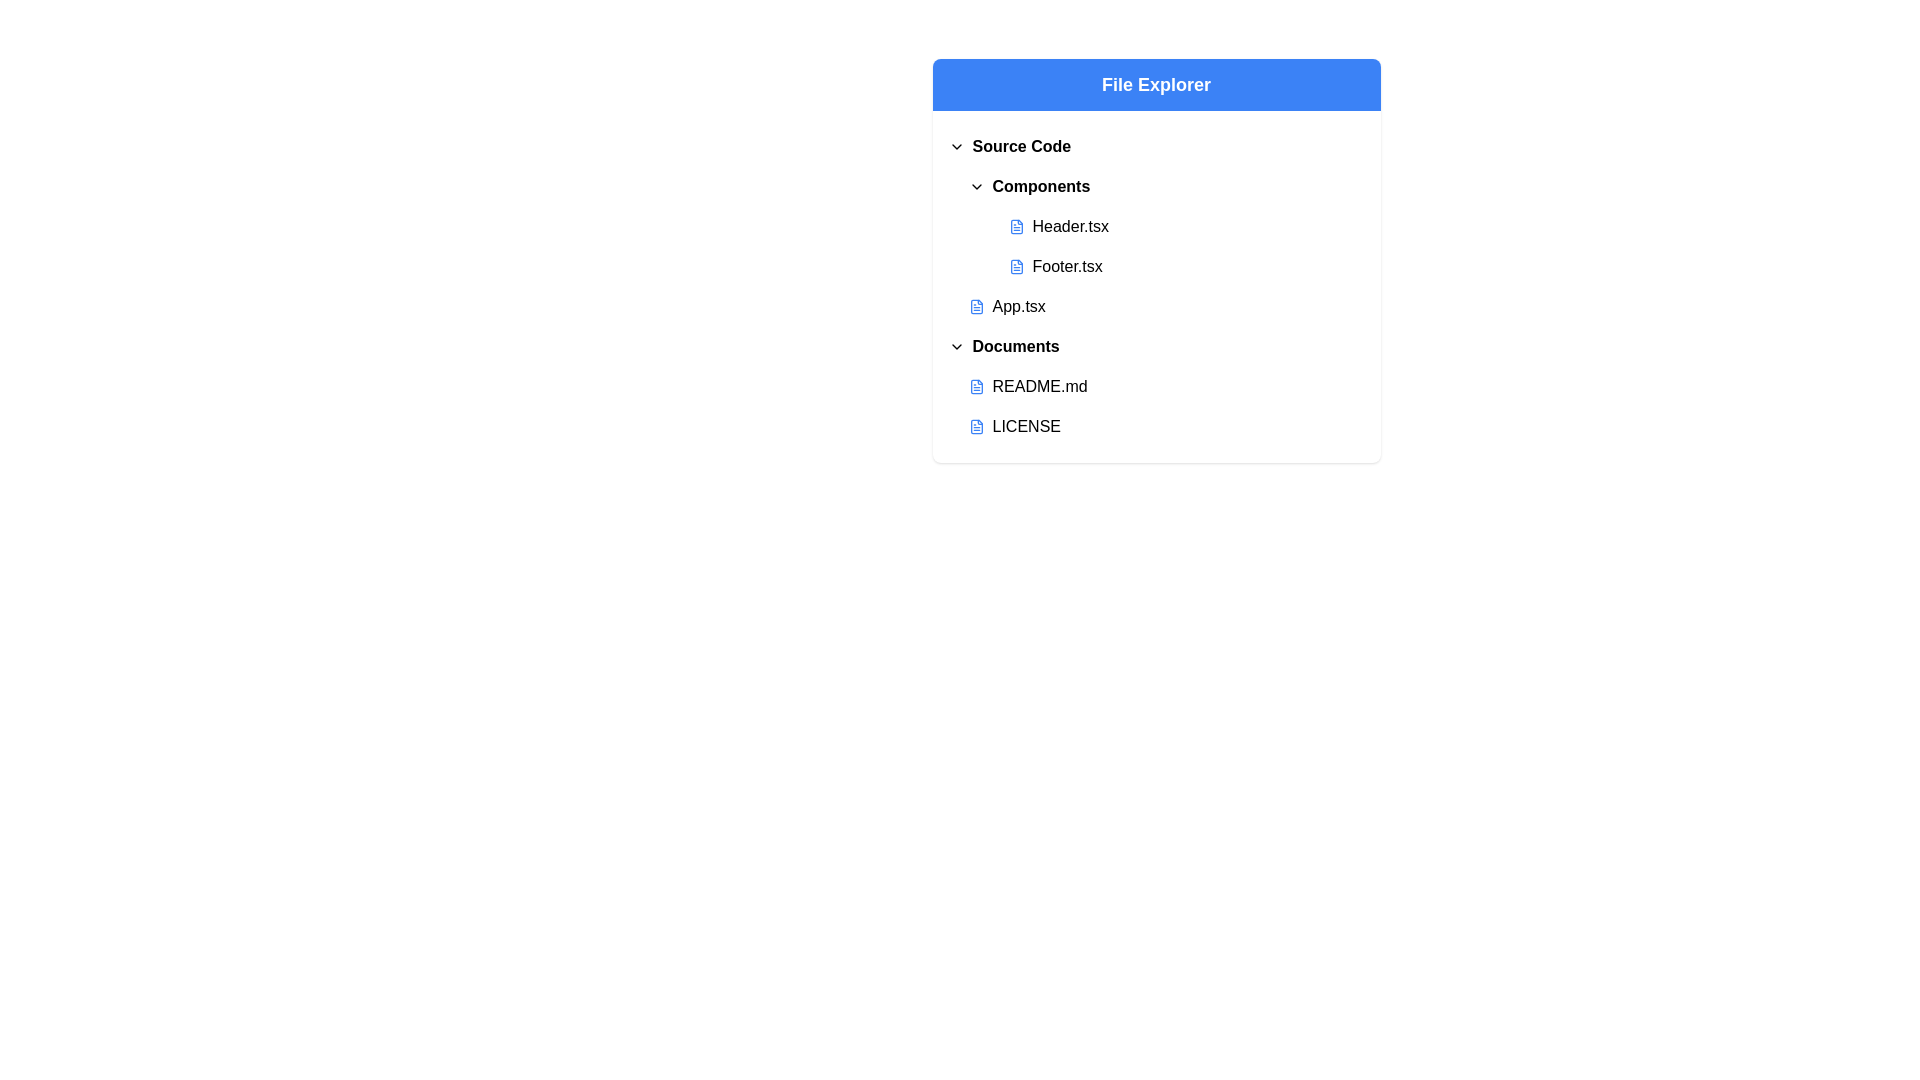 The width and height of the screenshot is (1920, 1080). I want to click on the style and color of the blue SVG icon representing a file or document, located to the left of the text label 'Footer.tsx' in the file explorer panel, which is part of the second item under the 'Components' sub-header in the 'Source Code' section, so click(1016, 265).